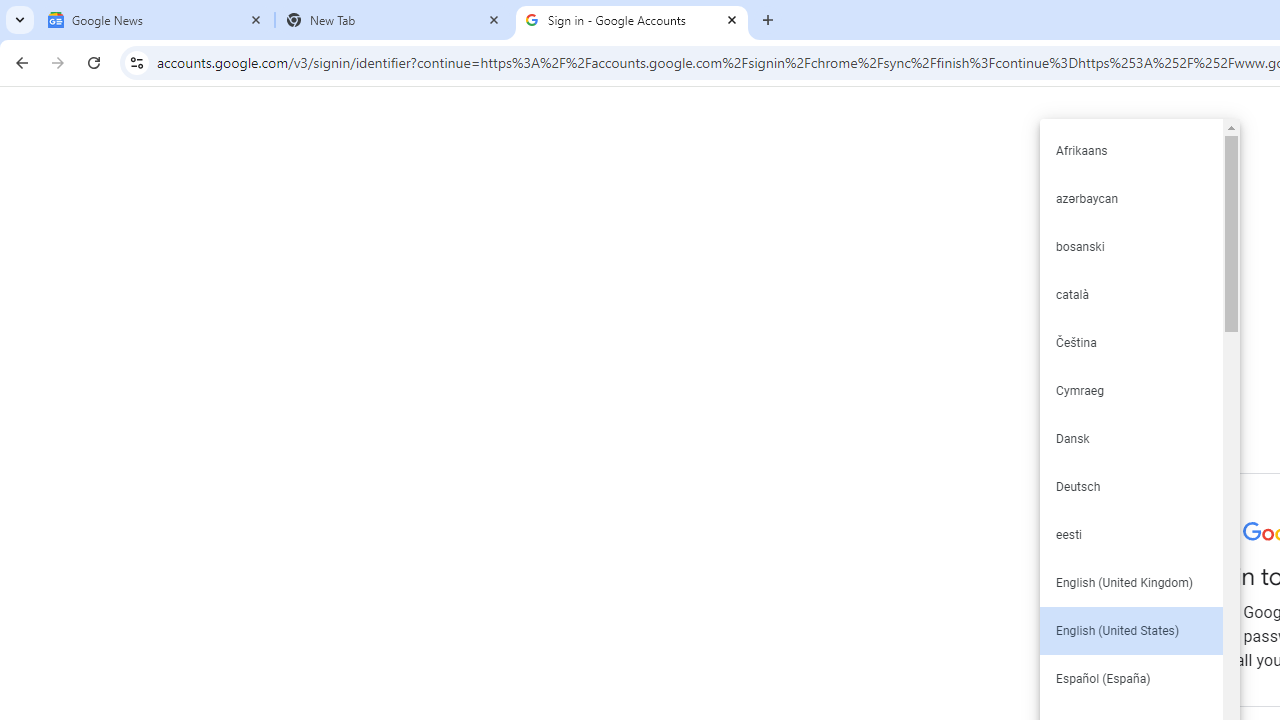 The height and width of the screenshot is (720, 1280). Describe the element at coordinates (394, 20) in the screenshot. I see `'New Tab'` at that location.